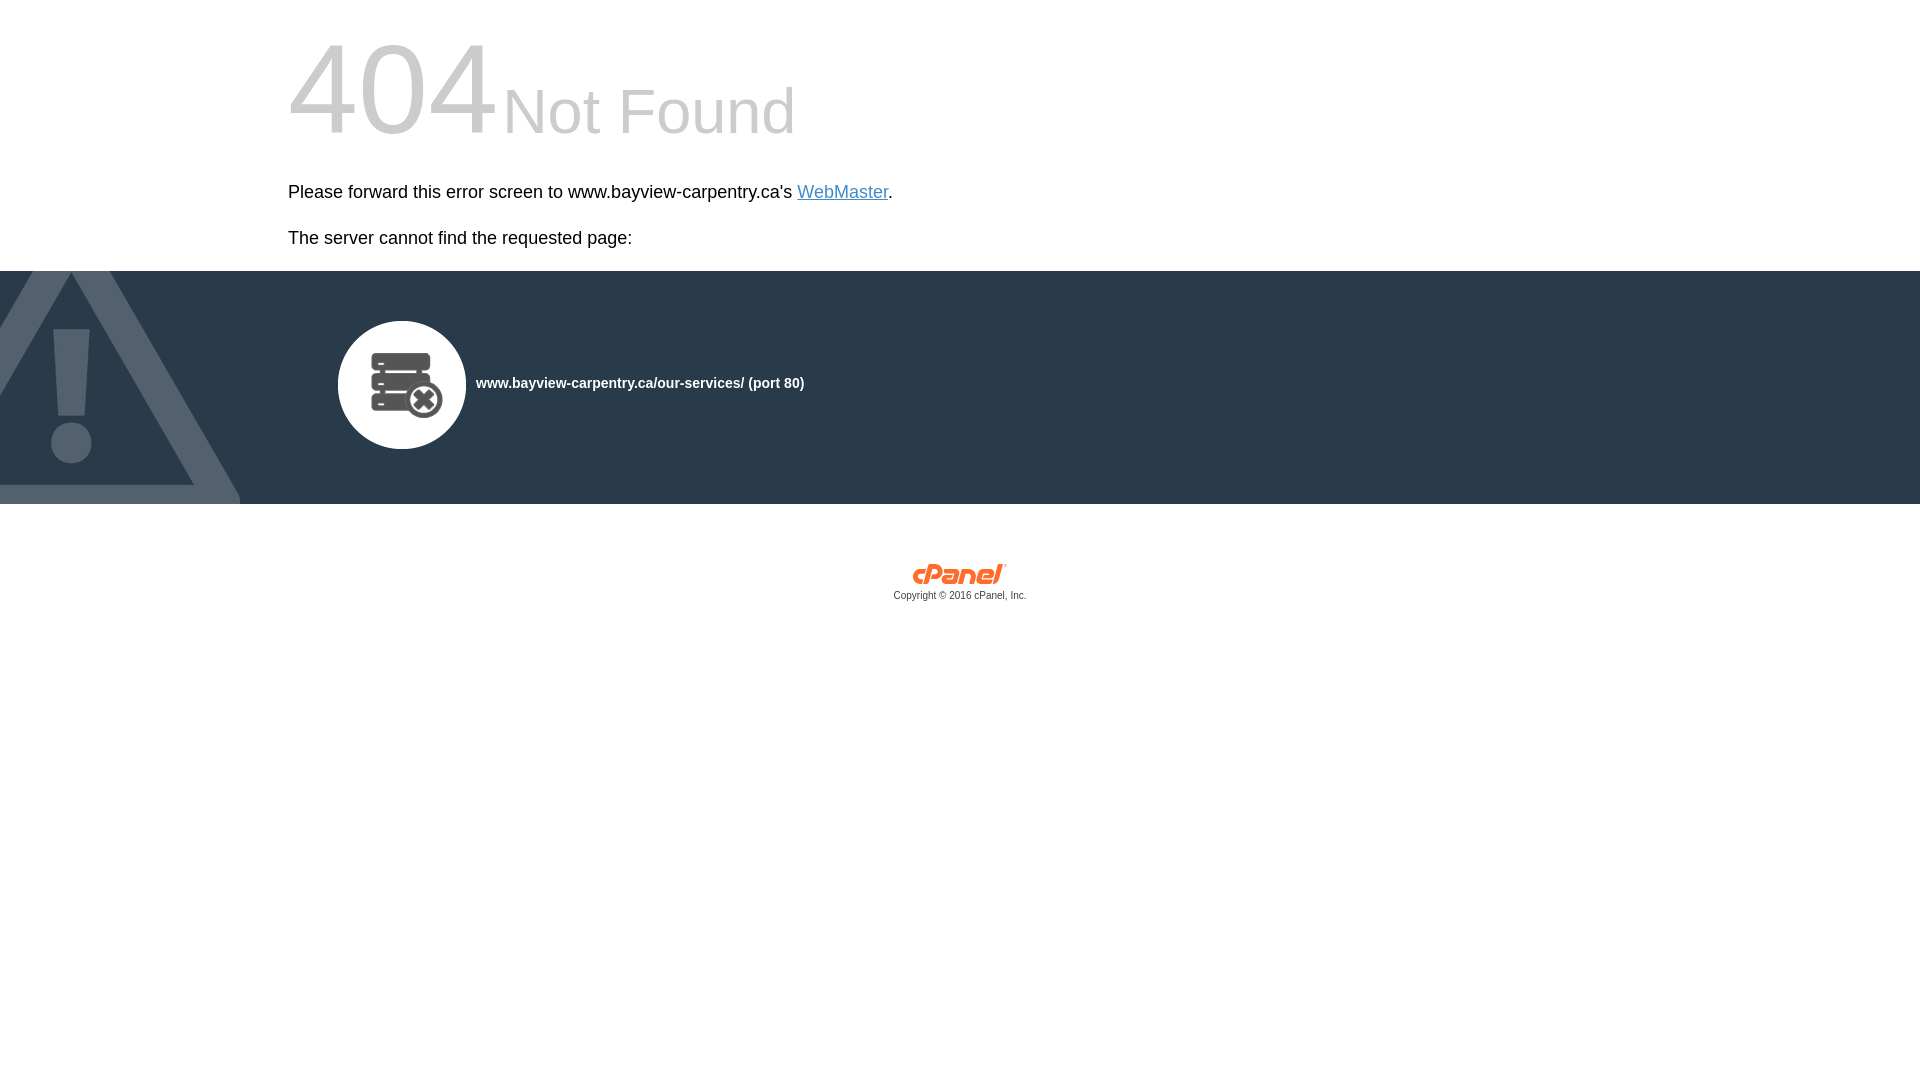  What do you see at coordinates (795, 192) in the screenshot?
I see `'WebMaster'` at bounding box center [795, 192].